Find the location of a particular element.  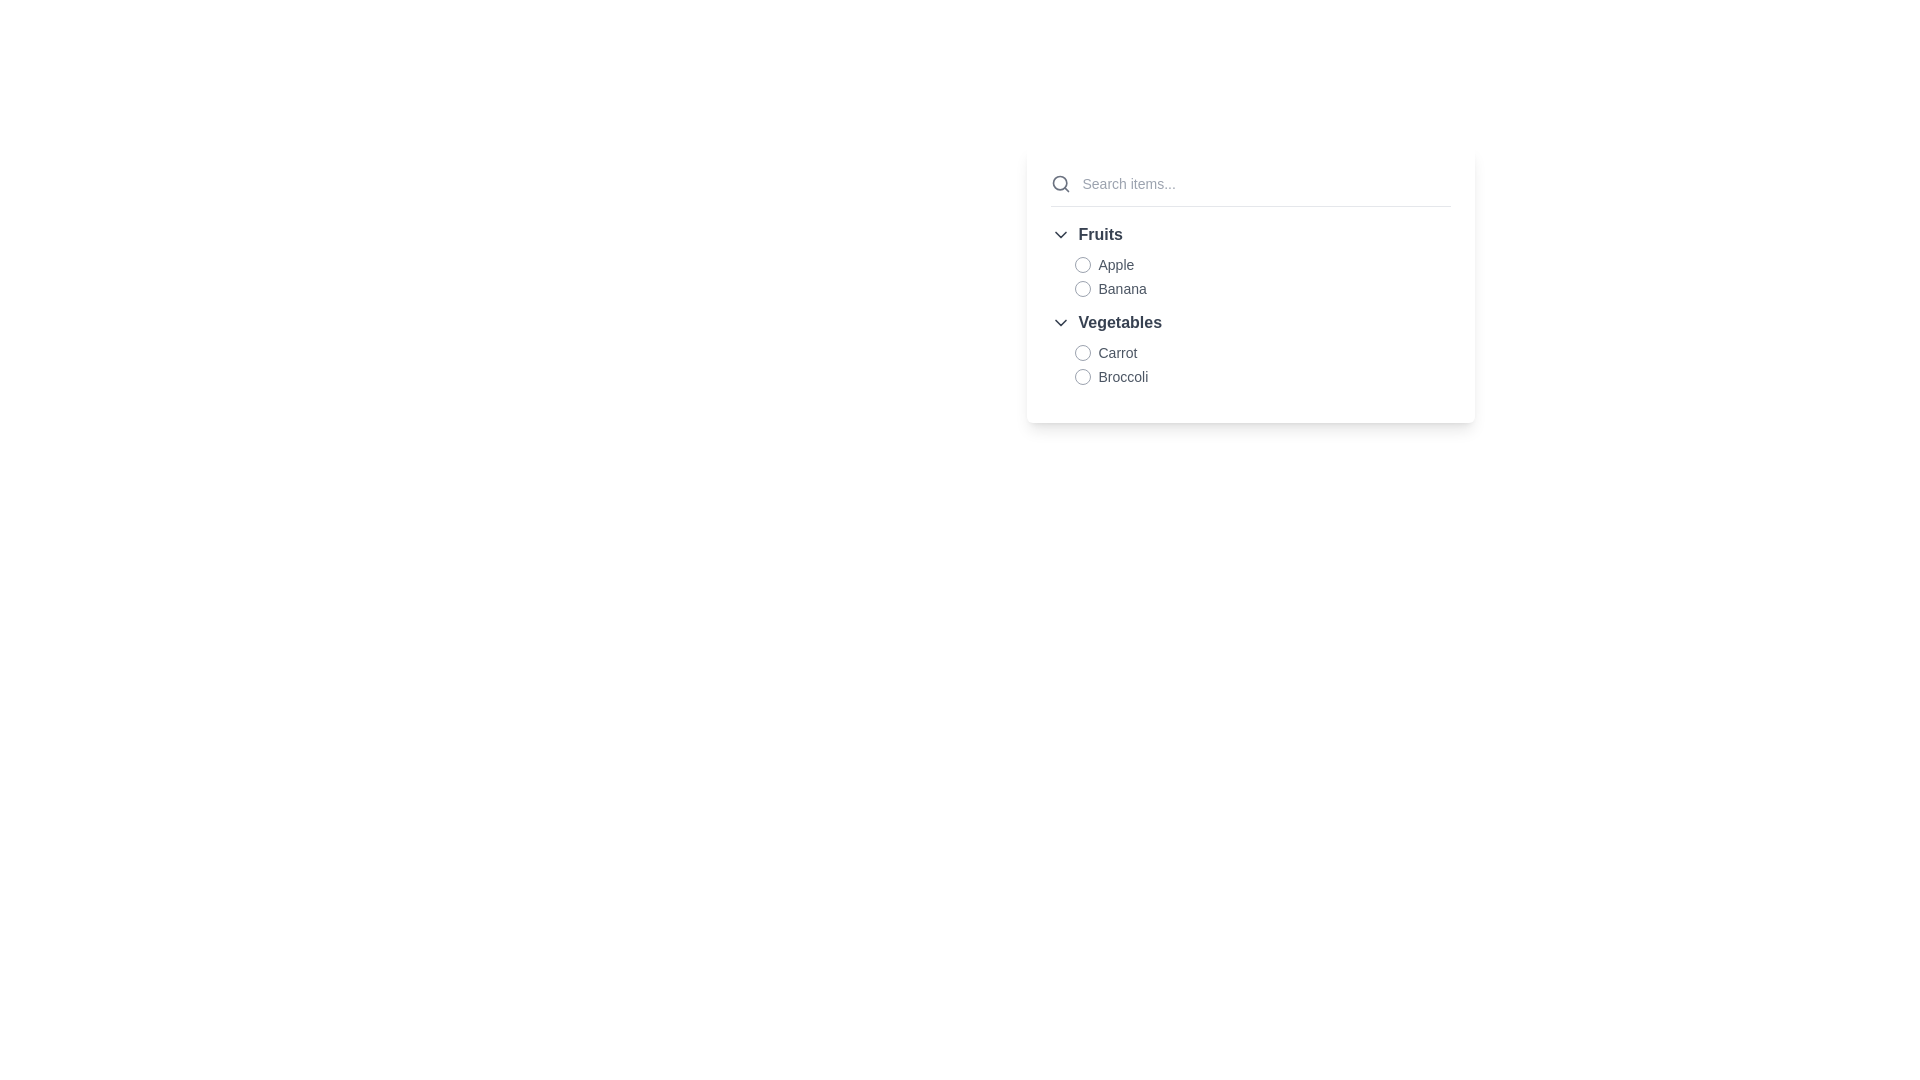

the selectable list item with a radio button for 'Carrot' located under the 'Vegetables' category, which is the first item in the list and positioned near the center of the UI interface is located at coordinates (1261, 352).